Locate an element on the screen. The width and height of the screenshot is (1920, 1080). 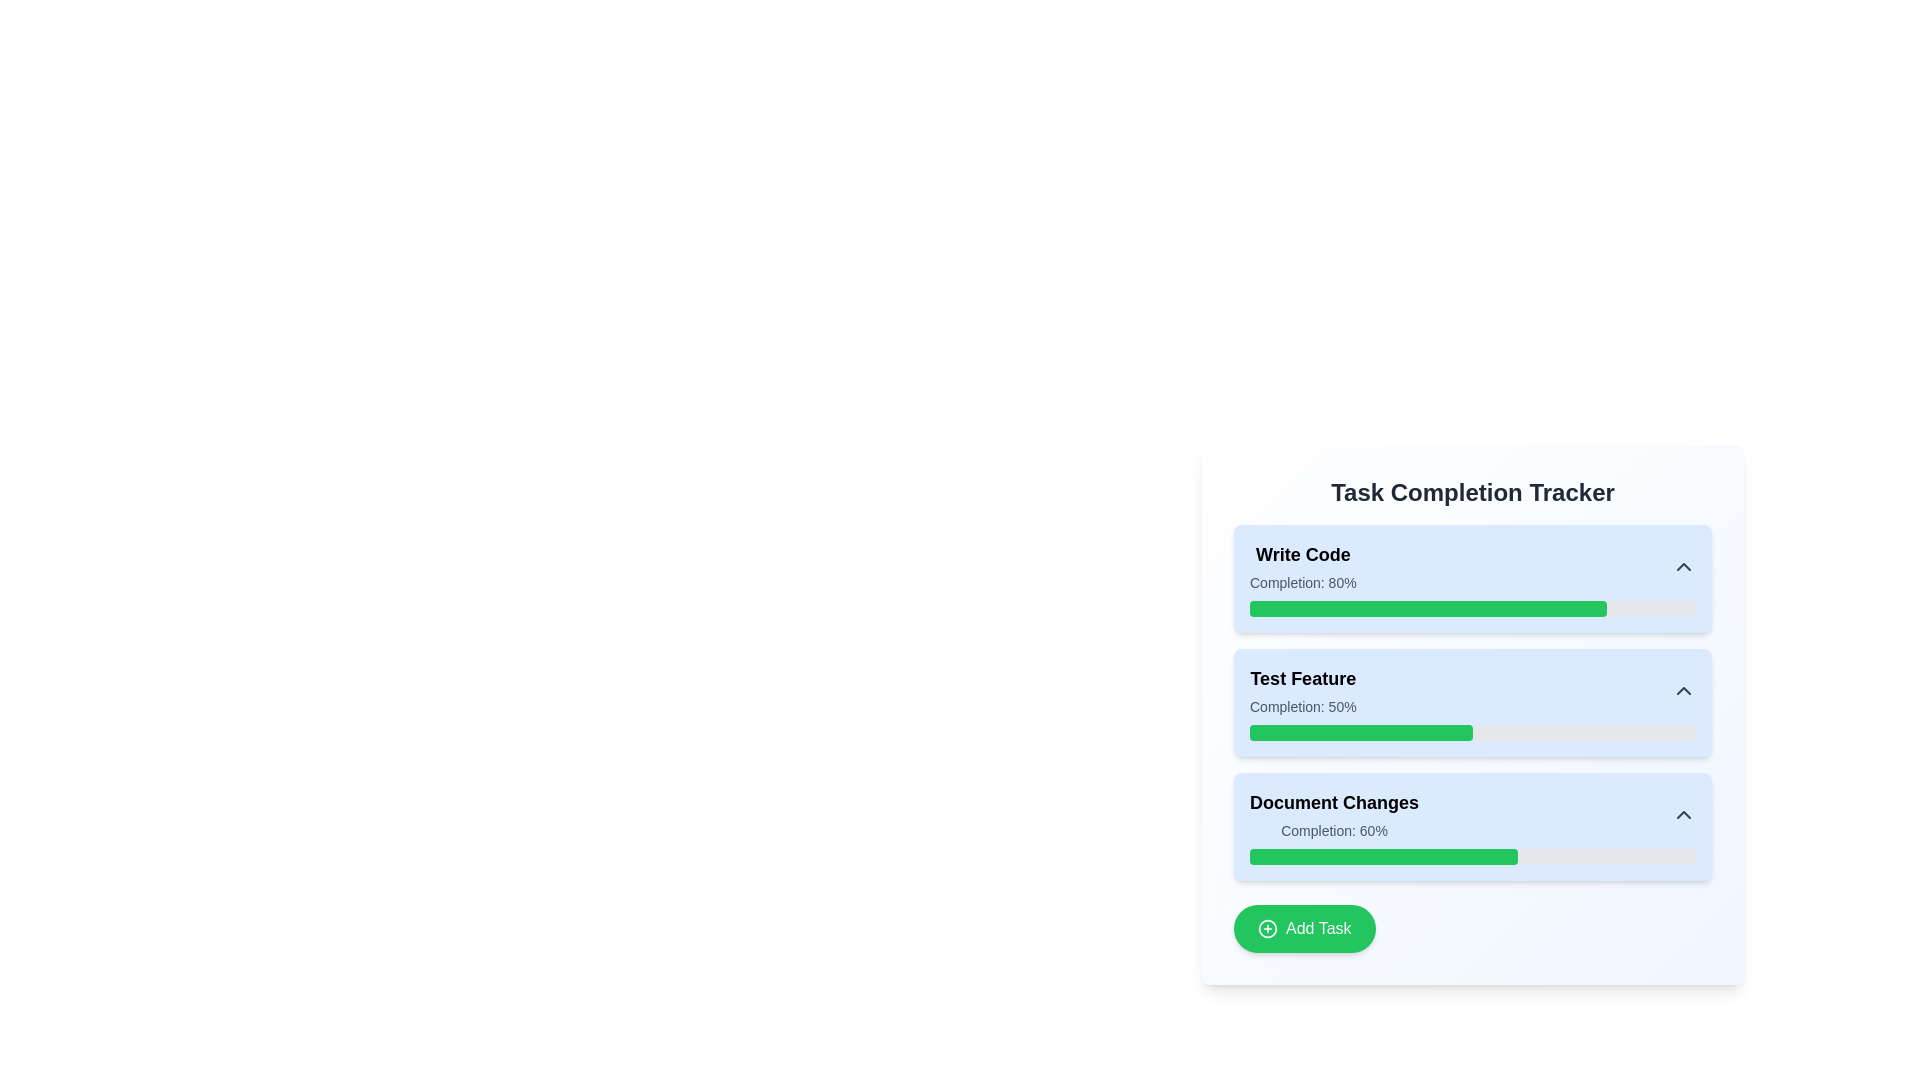
the text 'Add Task' within the green button located at the bottom-left corner of the task completion tracker interface is located at coordinates (1318, 929).